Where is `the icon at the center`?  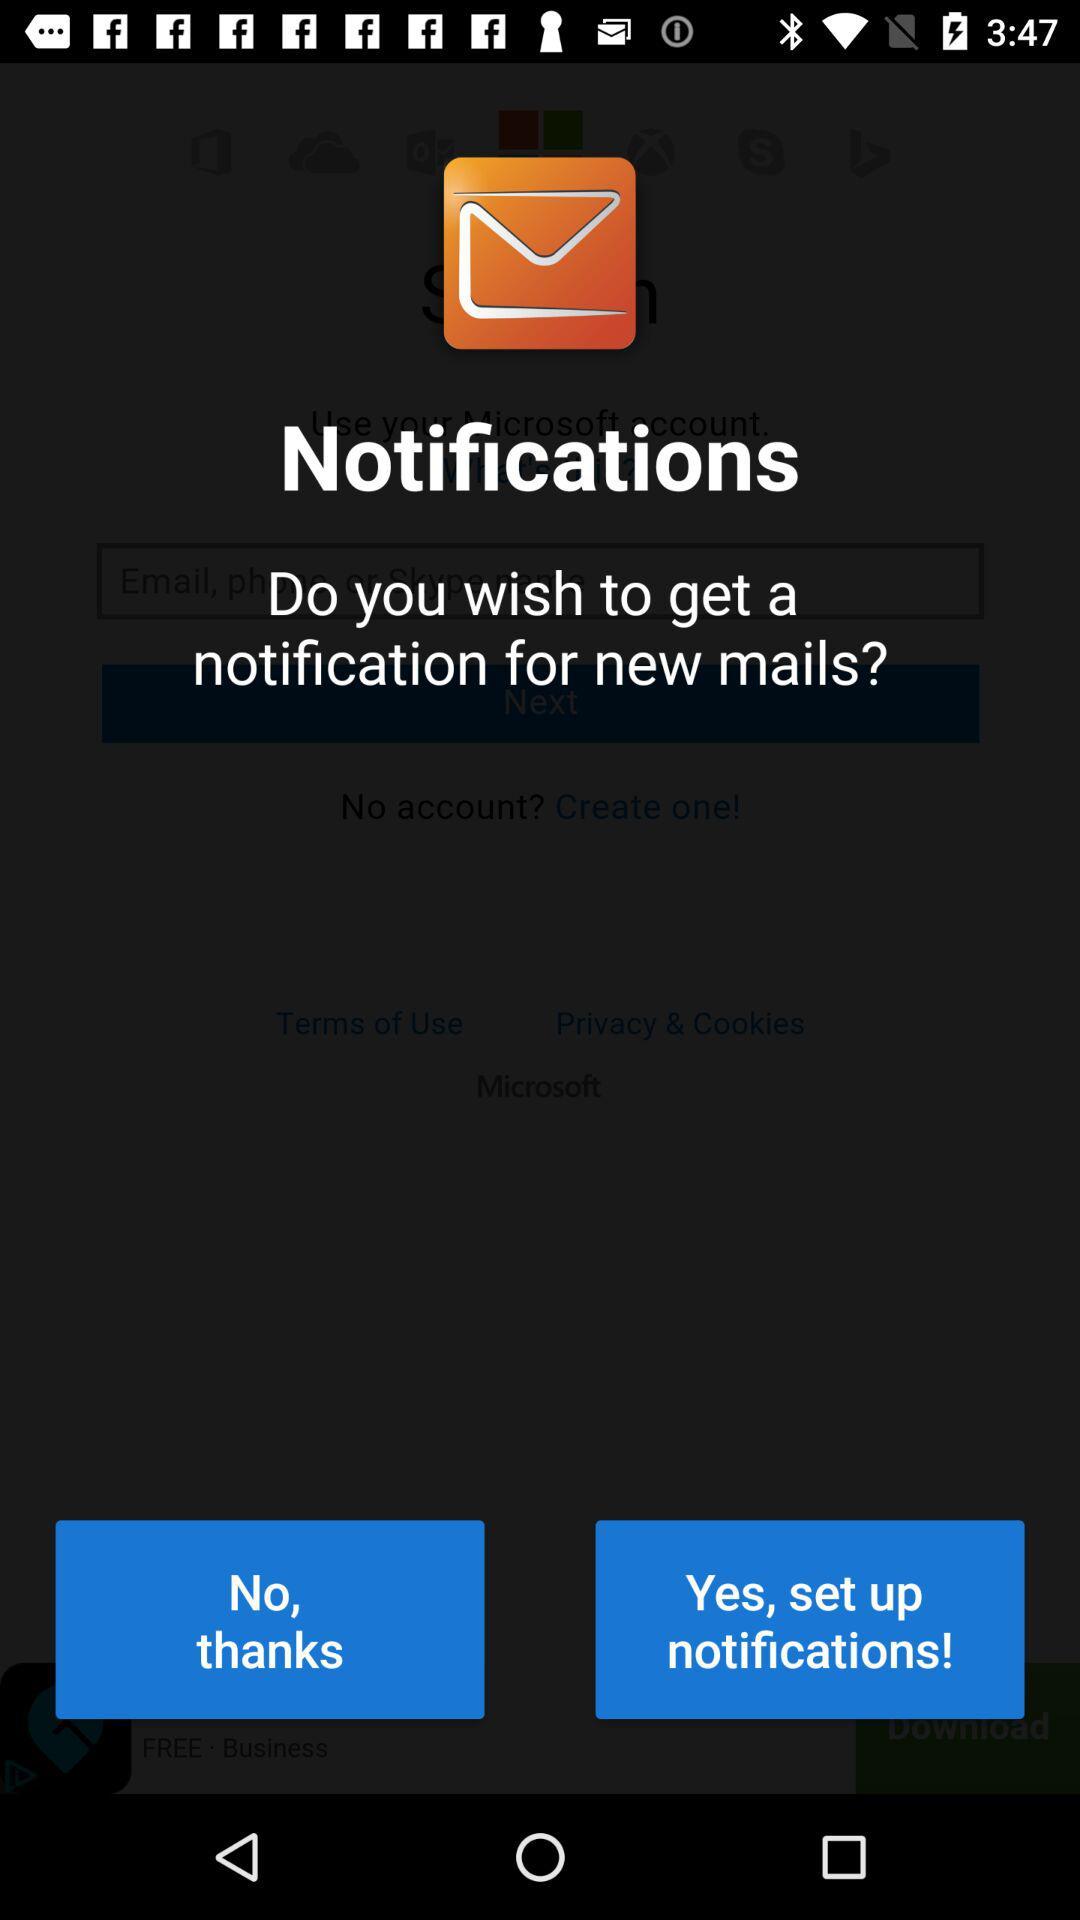
the icon at the center is located at coordinates (540, 862).